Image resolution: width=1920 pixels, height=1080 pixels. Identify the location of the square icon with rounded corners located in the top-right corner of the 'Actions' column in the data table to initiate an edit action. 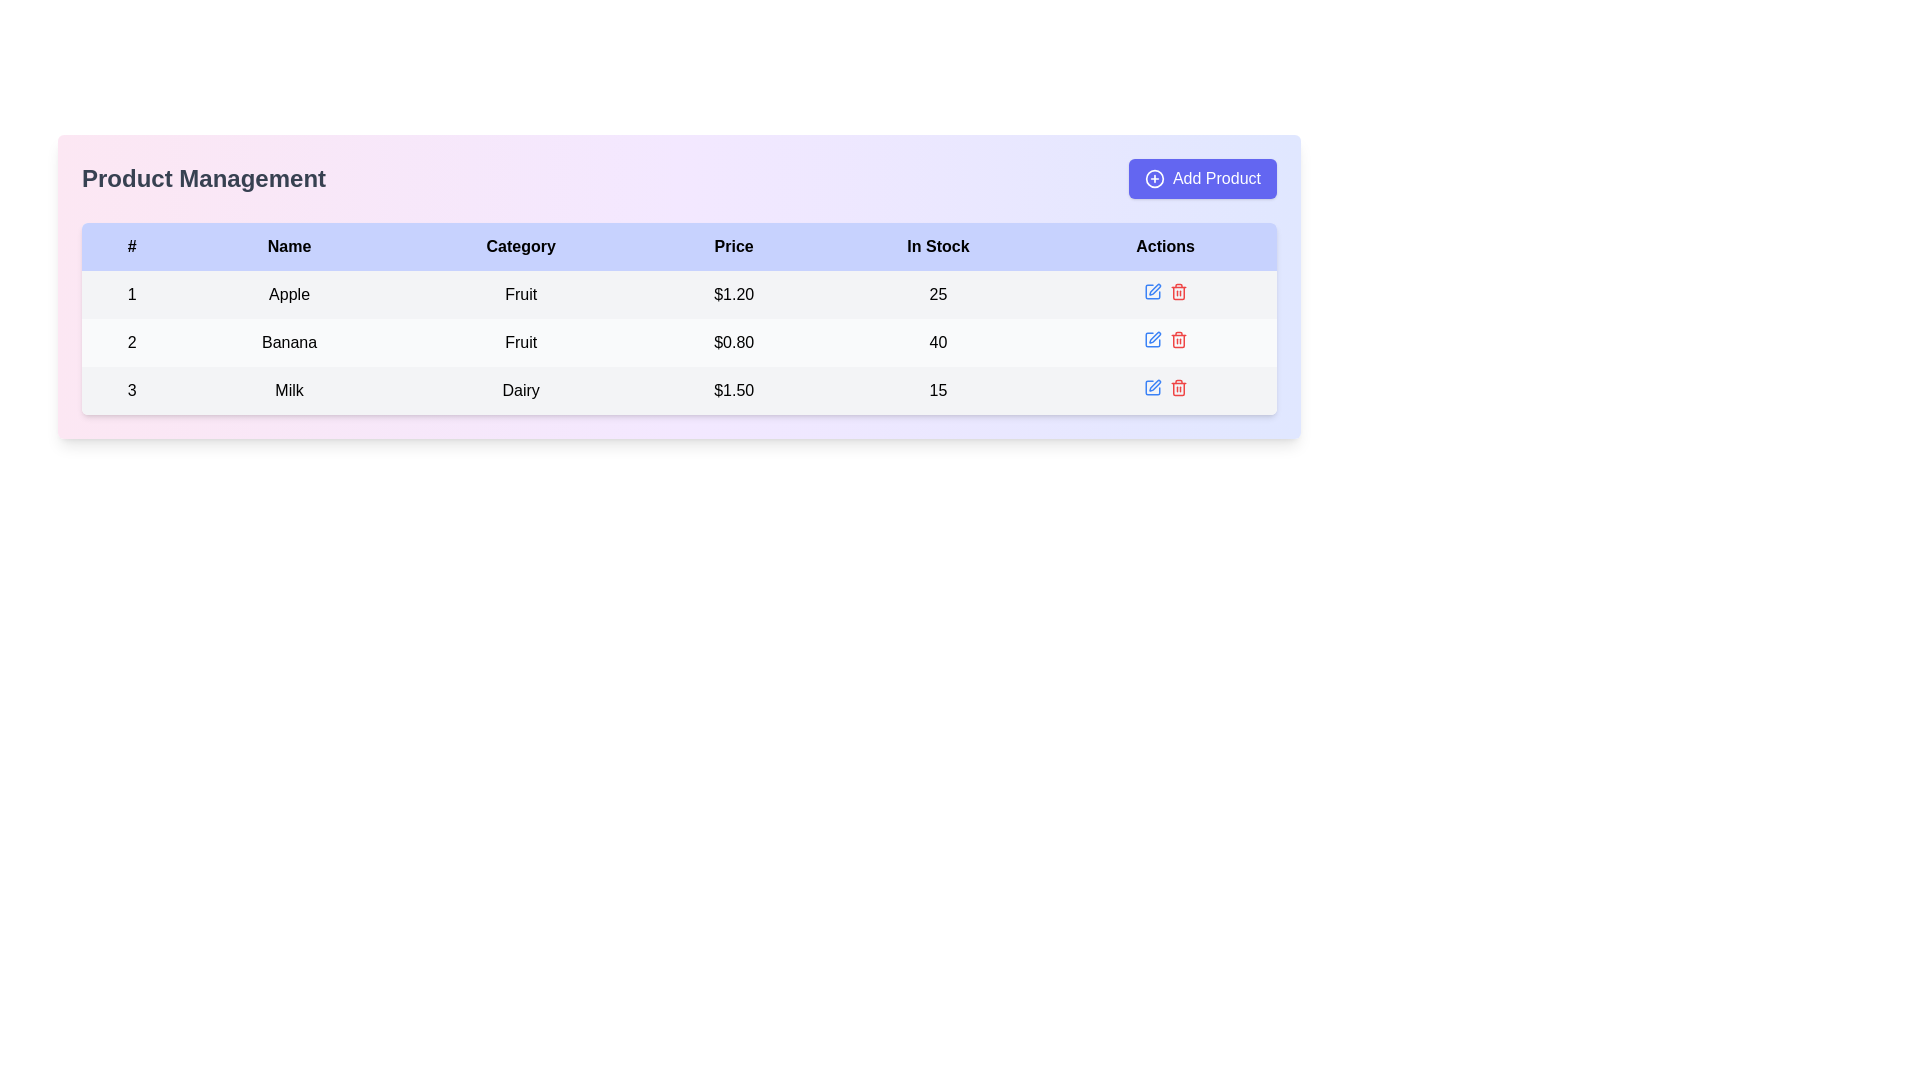
(1152, 292).